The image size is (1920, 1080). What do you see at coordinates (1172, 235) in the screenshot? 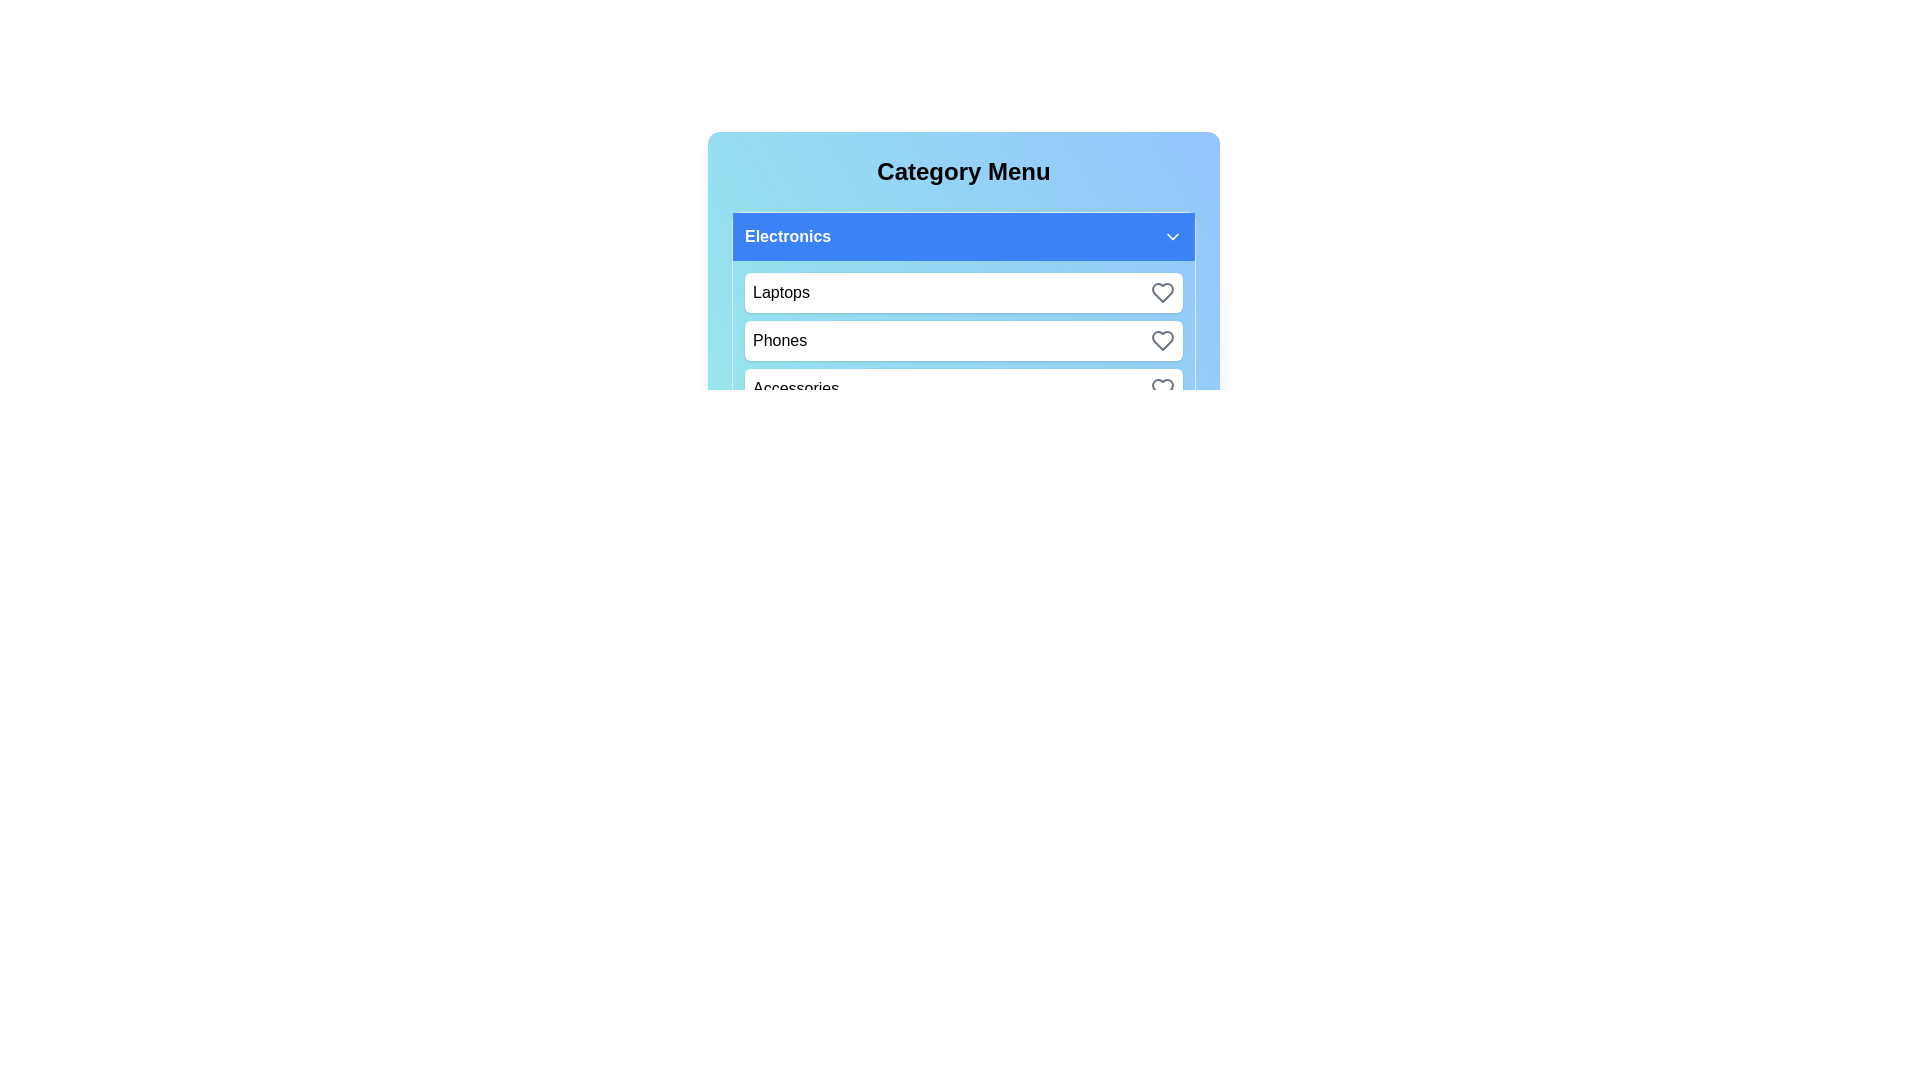
I see `the chevron-down icon on the right side of the 'Electronics' category` at bounding box center [1172, 235].